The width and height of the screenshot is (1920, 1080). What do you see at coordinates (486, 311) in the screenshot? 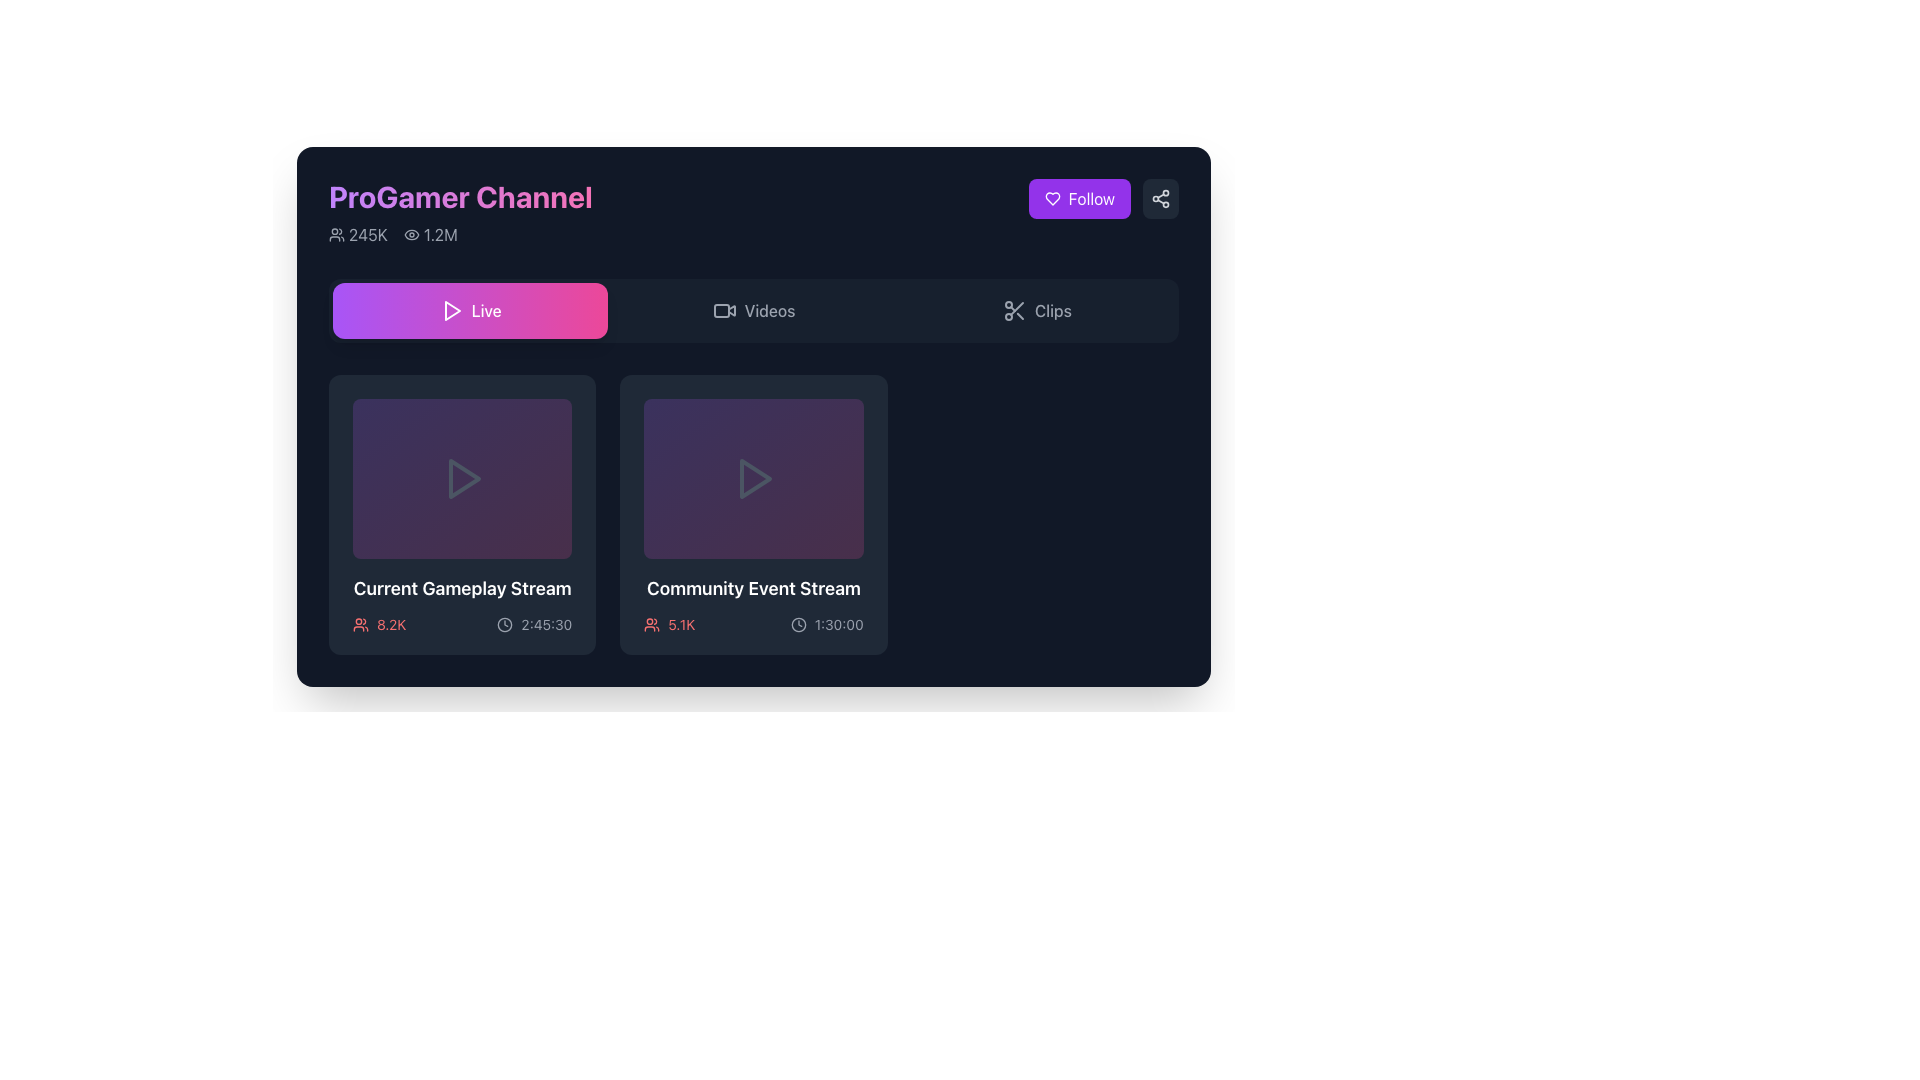
I see `text 'Live' from the text label that is part of a gradient button located at the top-center of the user interface` at bounding box center [486, 311].